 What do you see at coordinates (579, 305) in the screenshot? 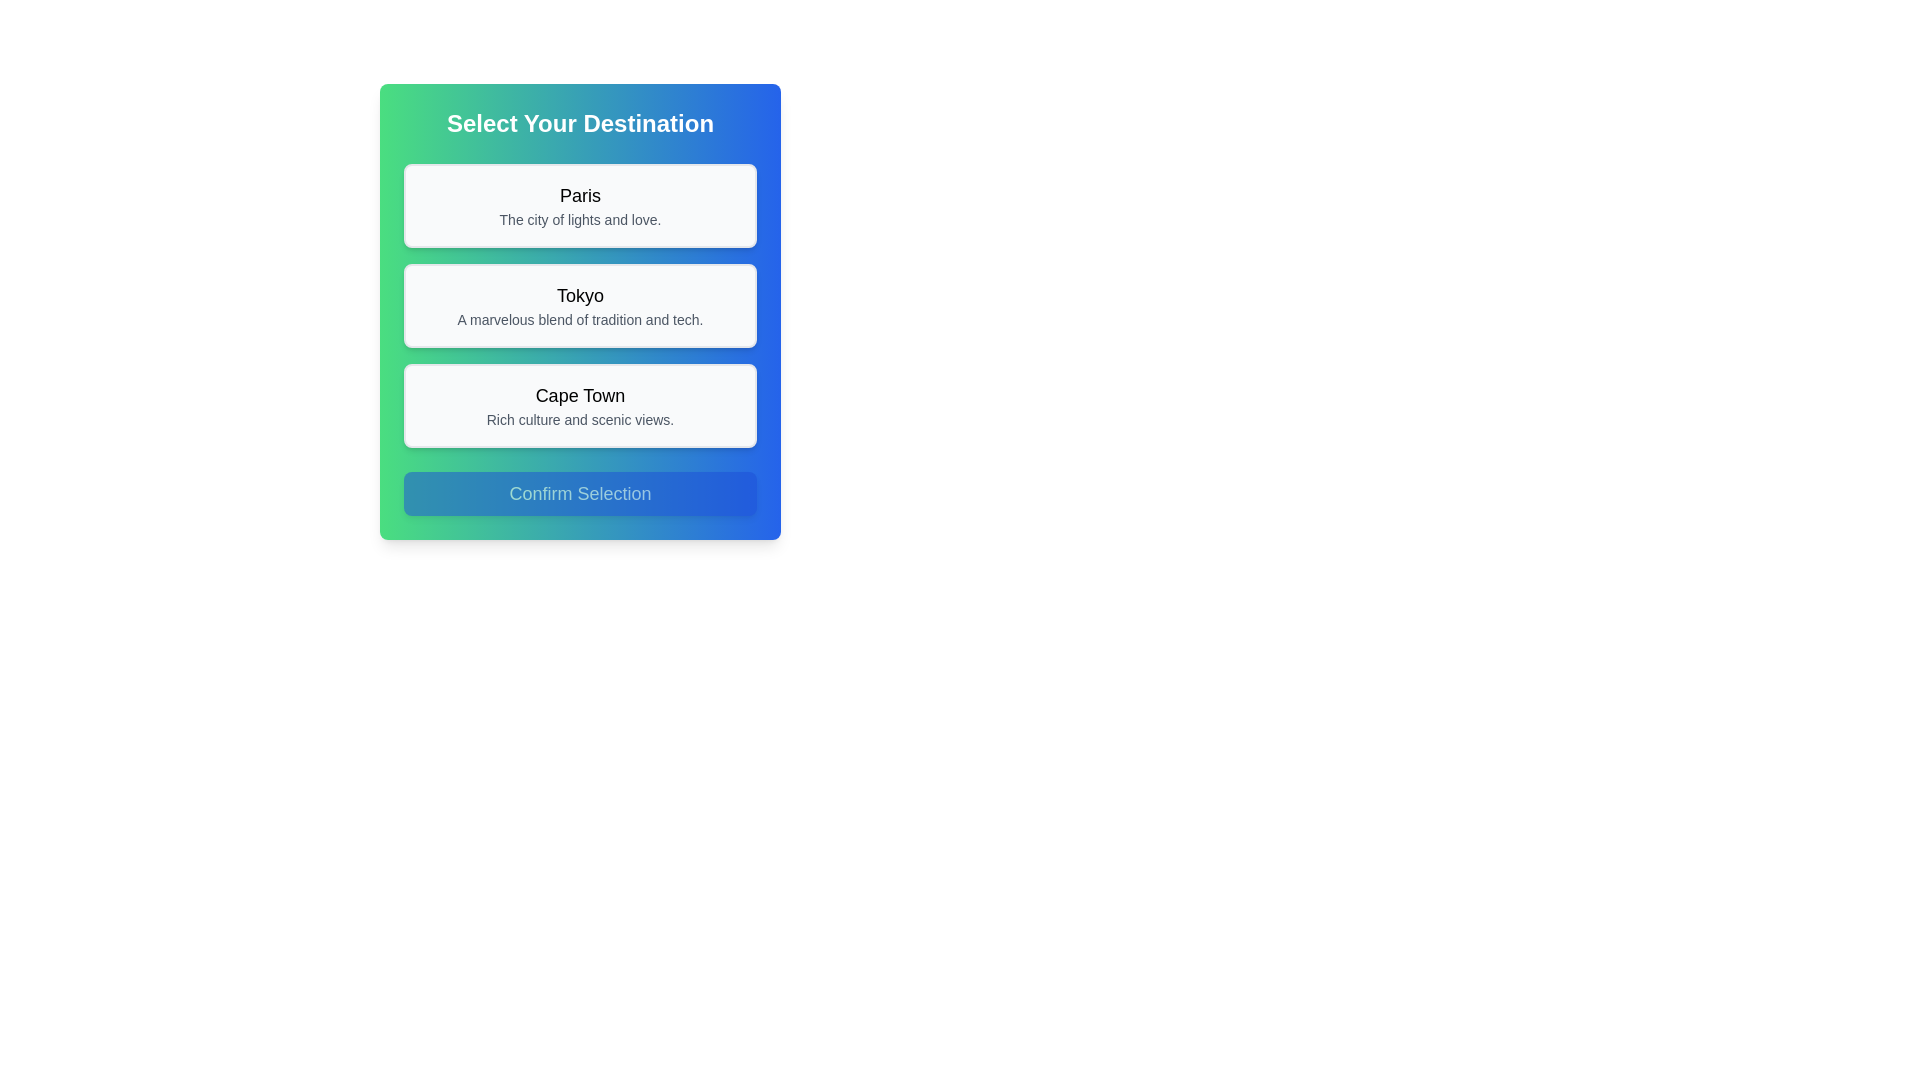
I see `the selectable list item representing the destination 'Tokyo', which is the second item in a vertical list of options` at bounding box center [579, 305].